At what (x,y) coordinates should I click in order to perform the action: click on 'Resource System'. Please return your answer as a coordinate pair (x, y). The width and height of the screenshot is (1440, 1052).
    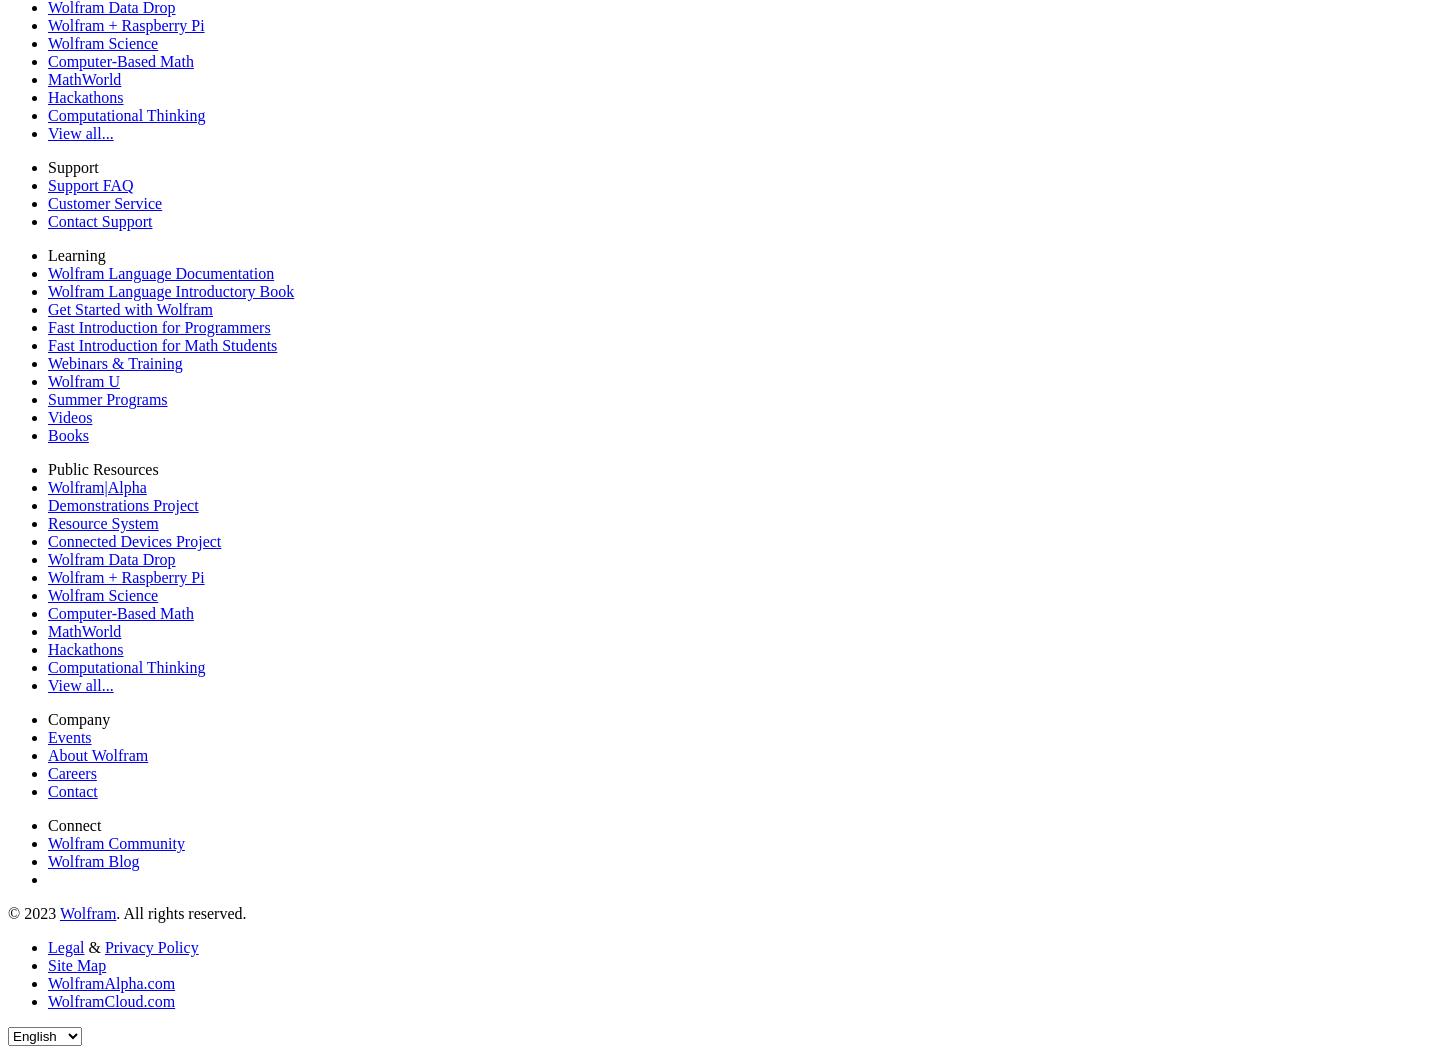
    Looking at the image, I should click on (102, 522).